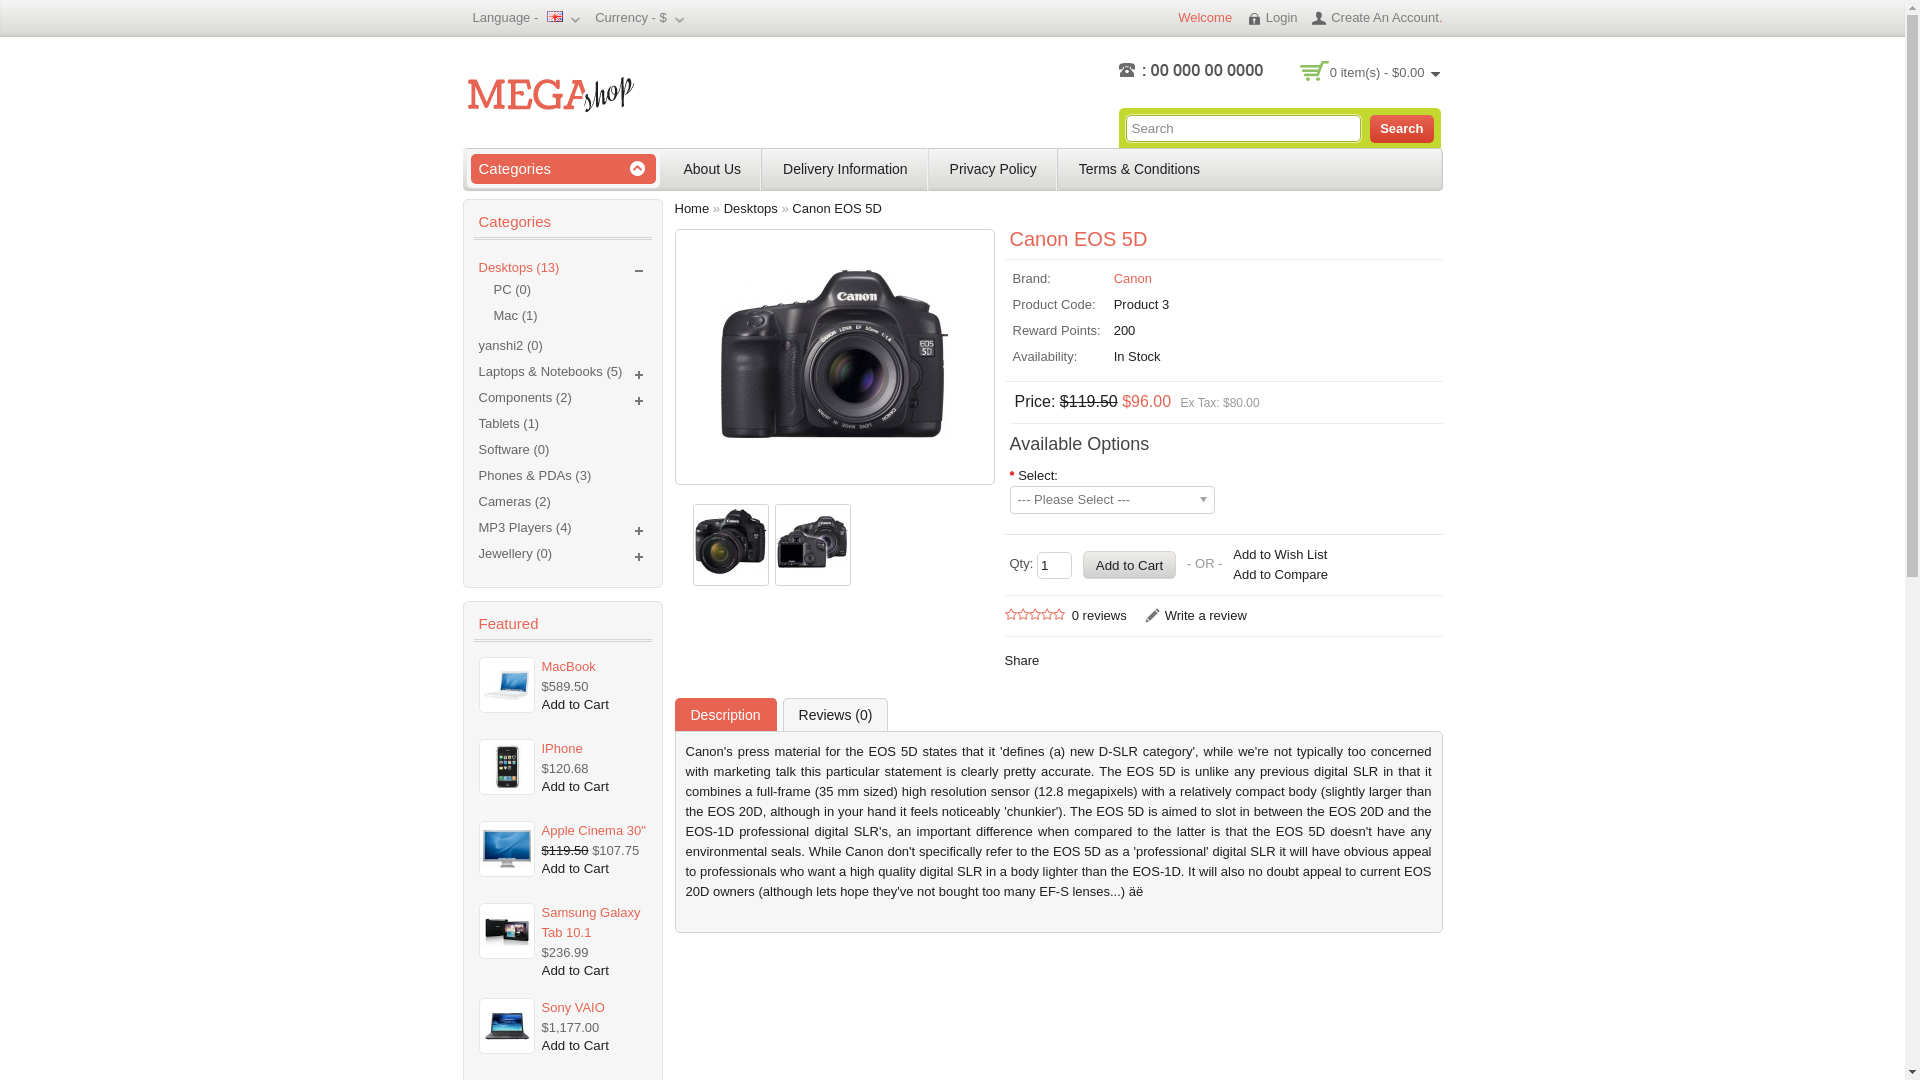  What do you see at coordinates (845, 168) in the screenshot?
I see `'Delivery Information'` at bounding box center [845, 168].